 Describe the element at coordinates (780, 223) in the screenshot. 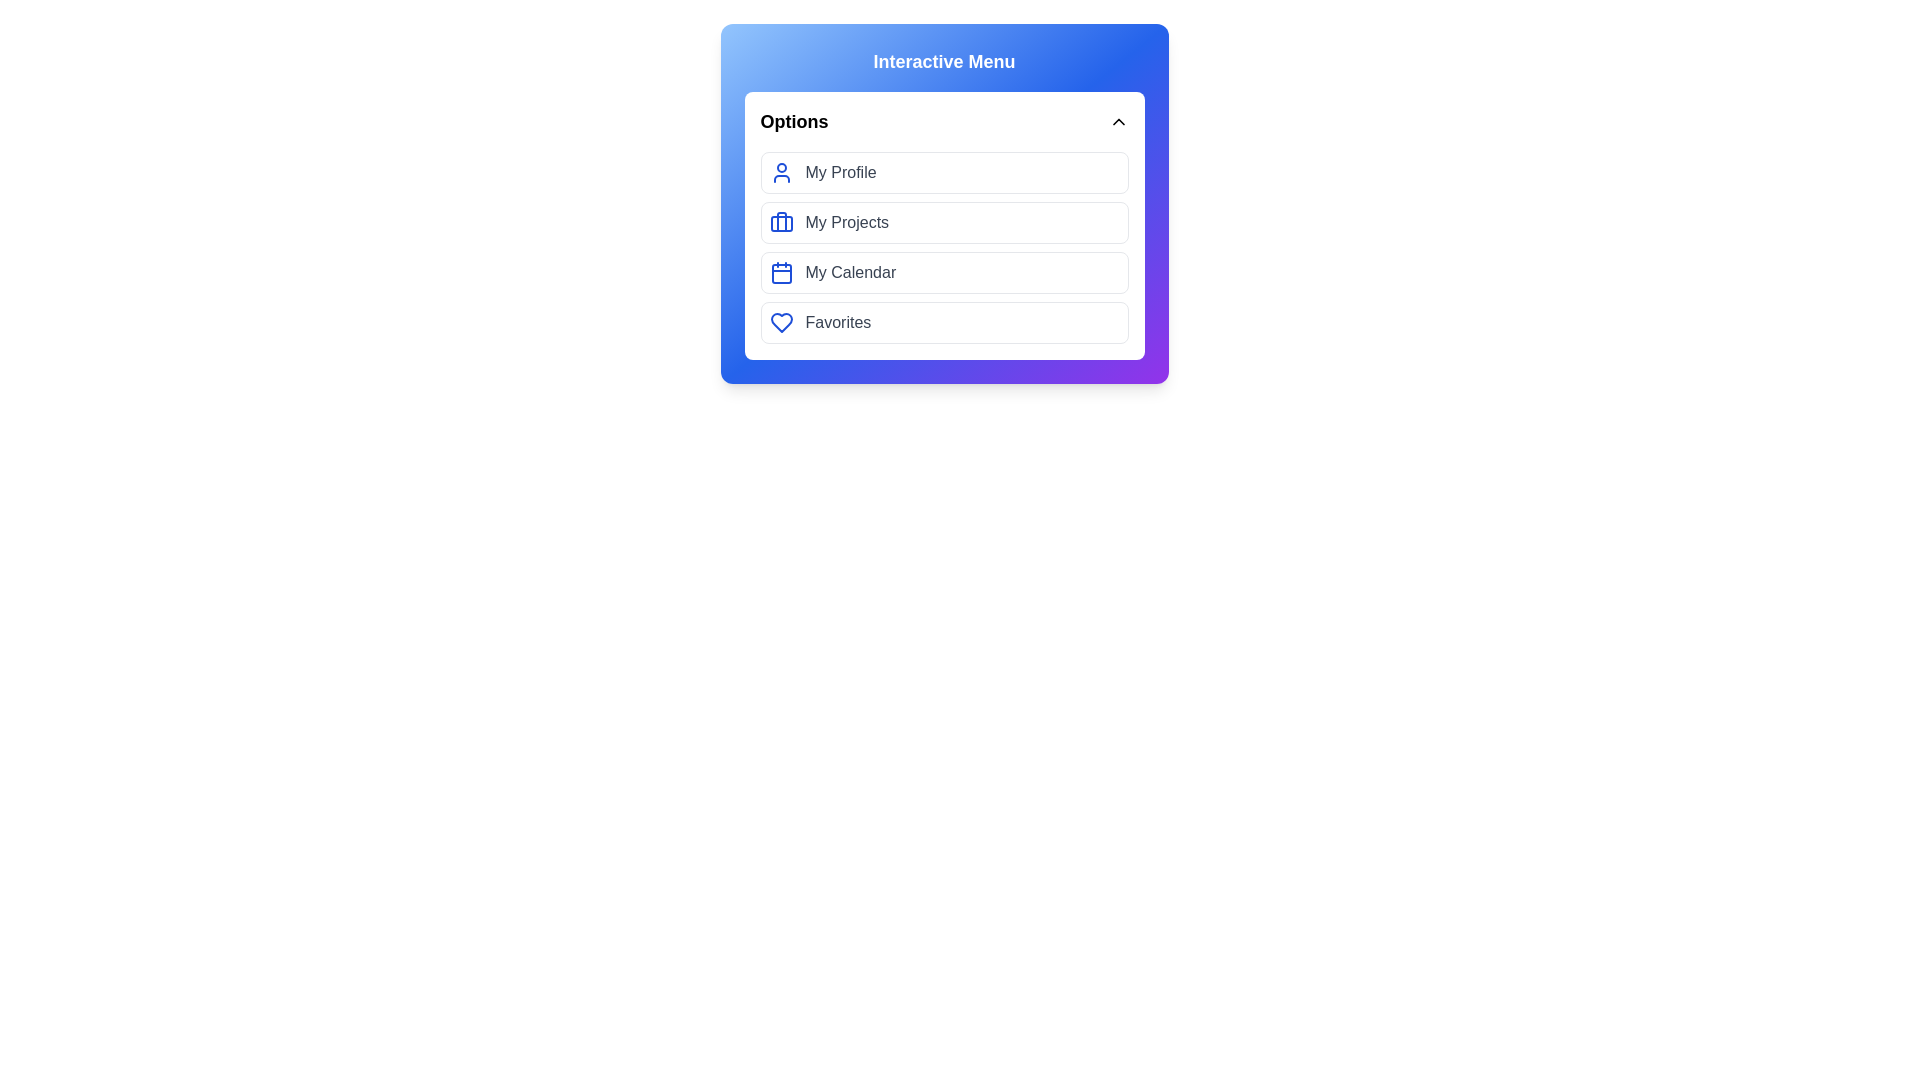

I see `the appearance of the briefcase icon with a blue outline located beside the 'My Projects' text in the menu options` at that location.